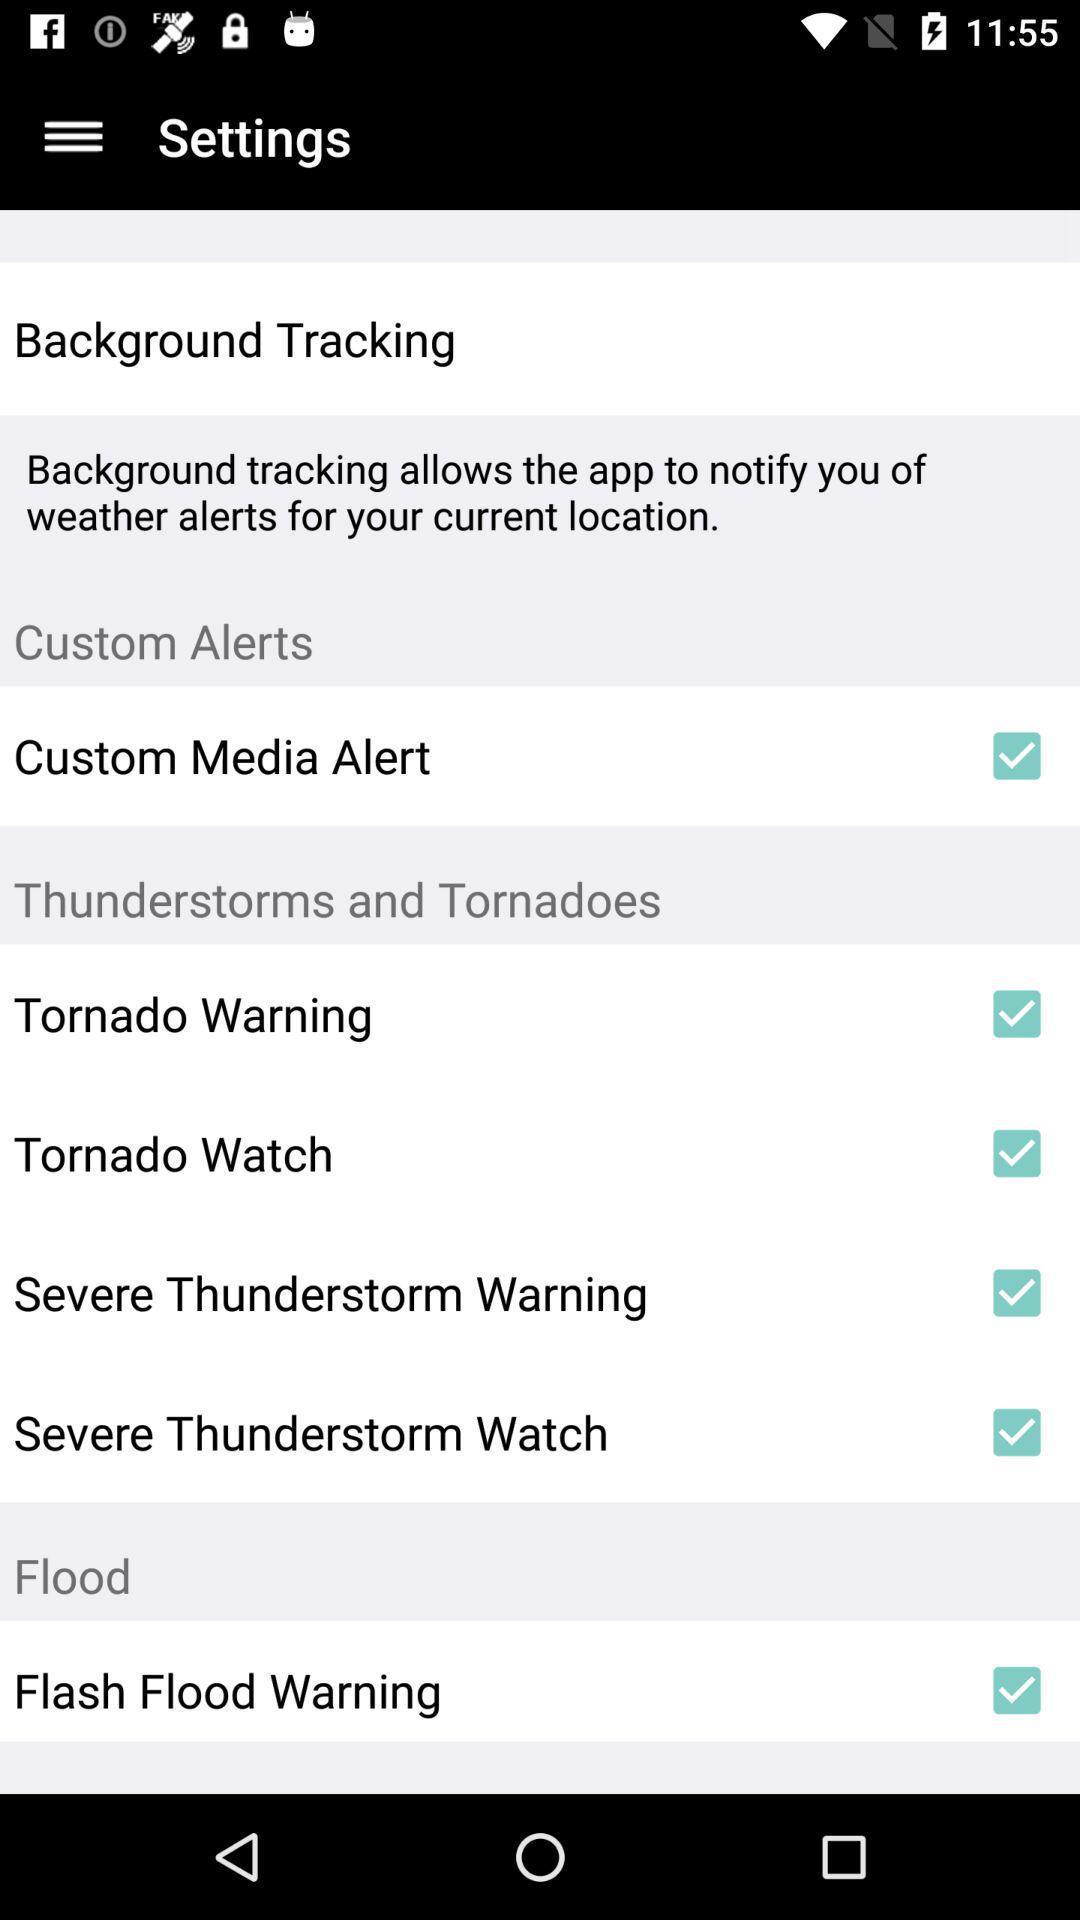 The width and height of the screenshot is (1080, 1920). I want to click on the app next to the settings app, so click(72, 135).